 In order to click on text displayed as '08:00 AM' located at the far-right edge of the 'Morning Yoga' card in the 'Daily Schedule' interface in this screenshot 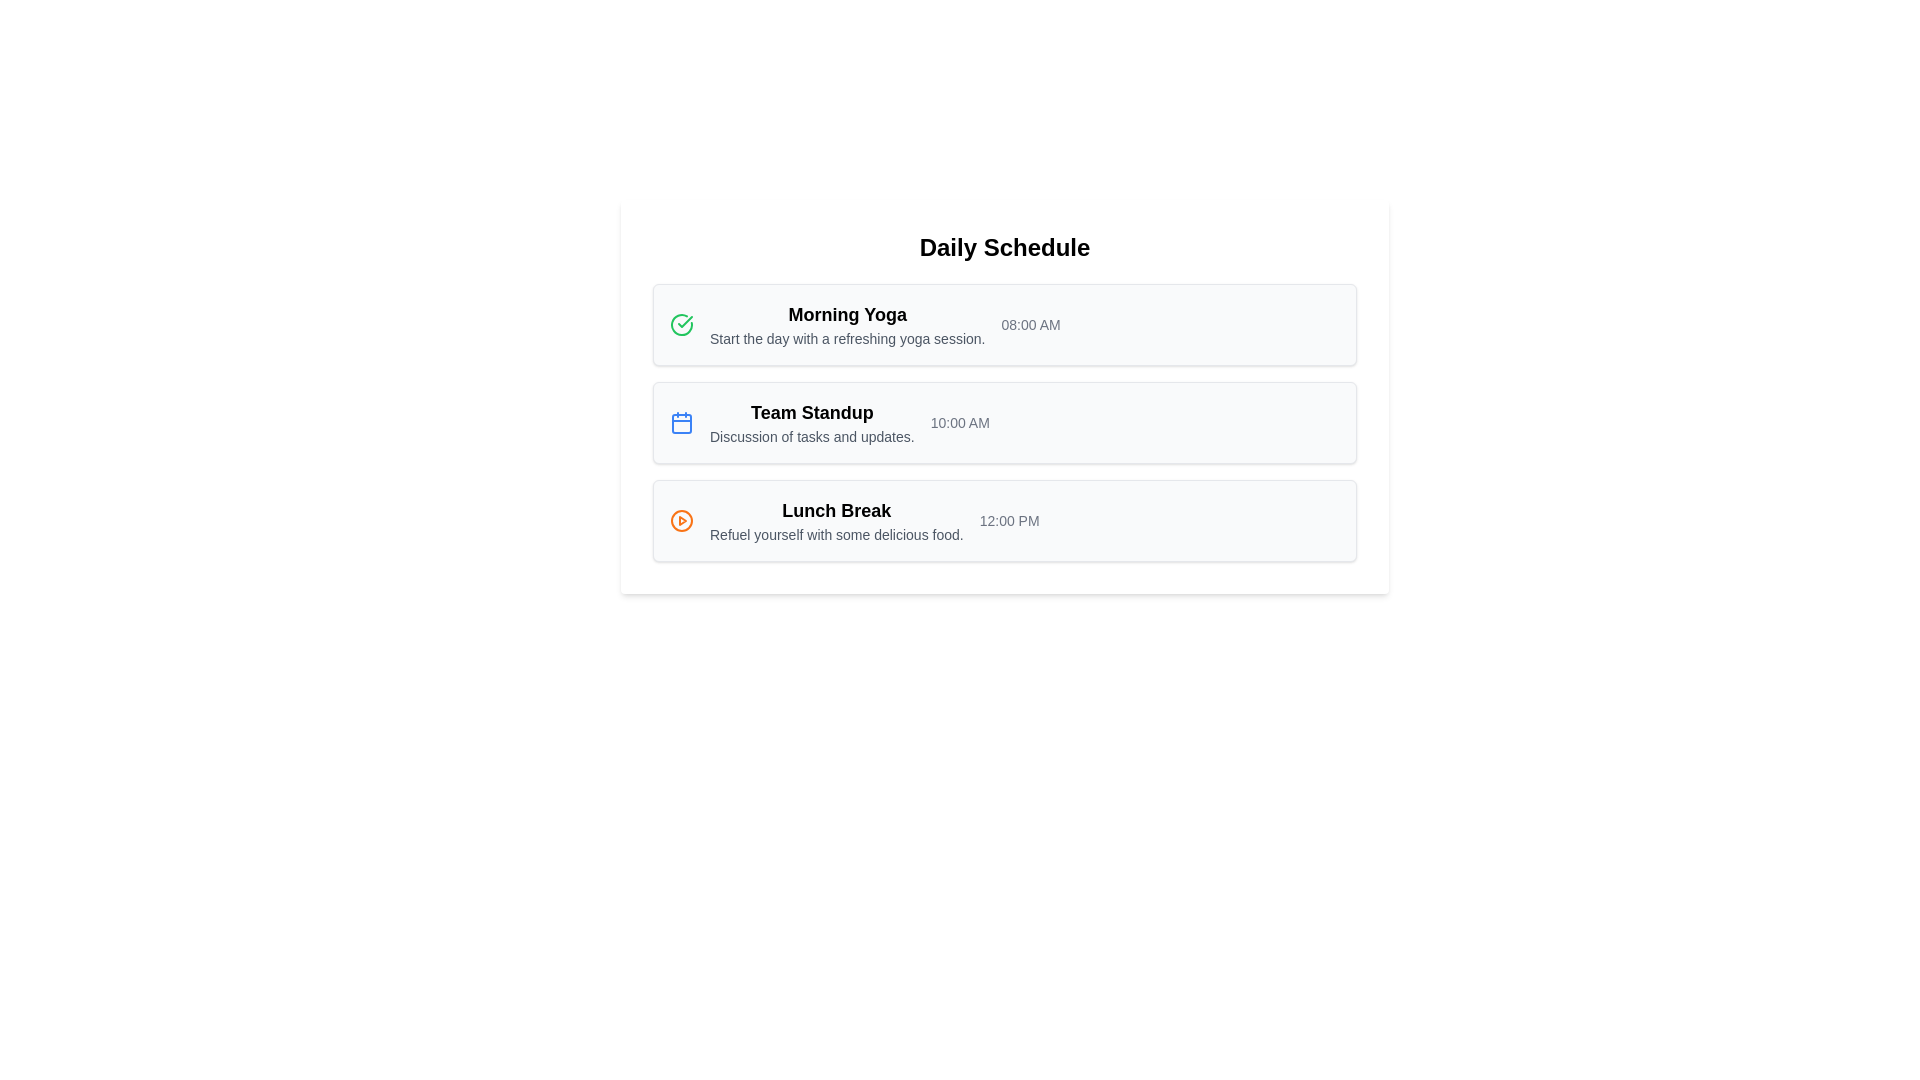, I will do `click(1031, 323)`.